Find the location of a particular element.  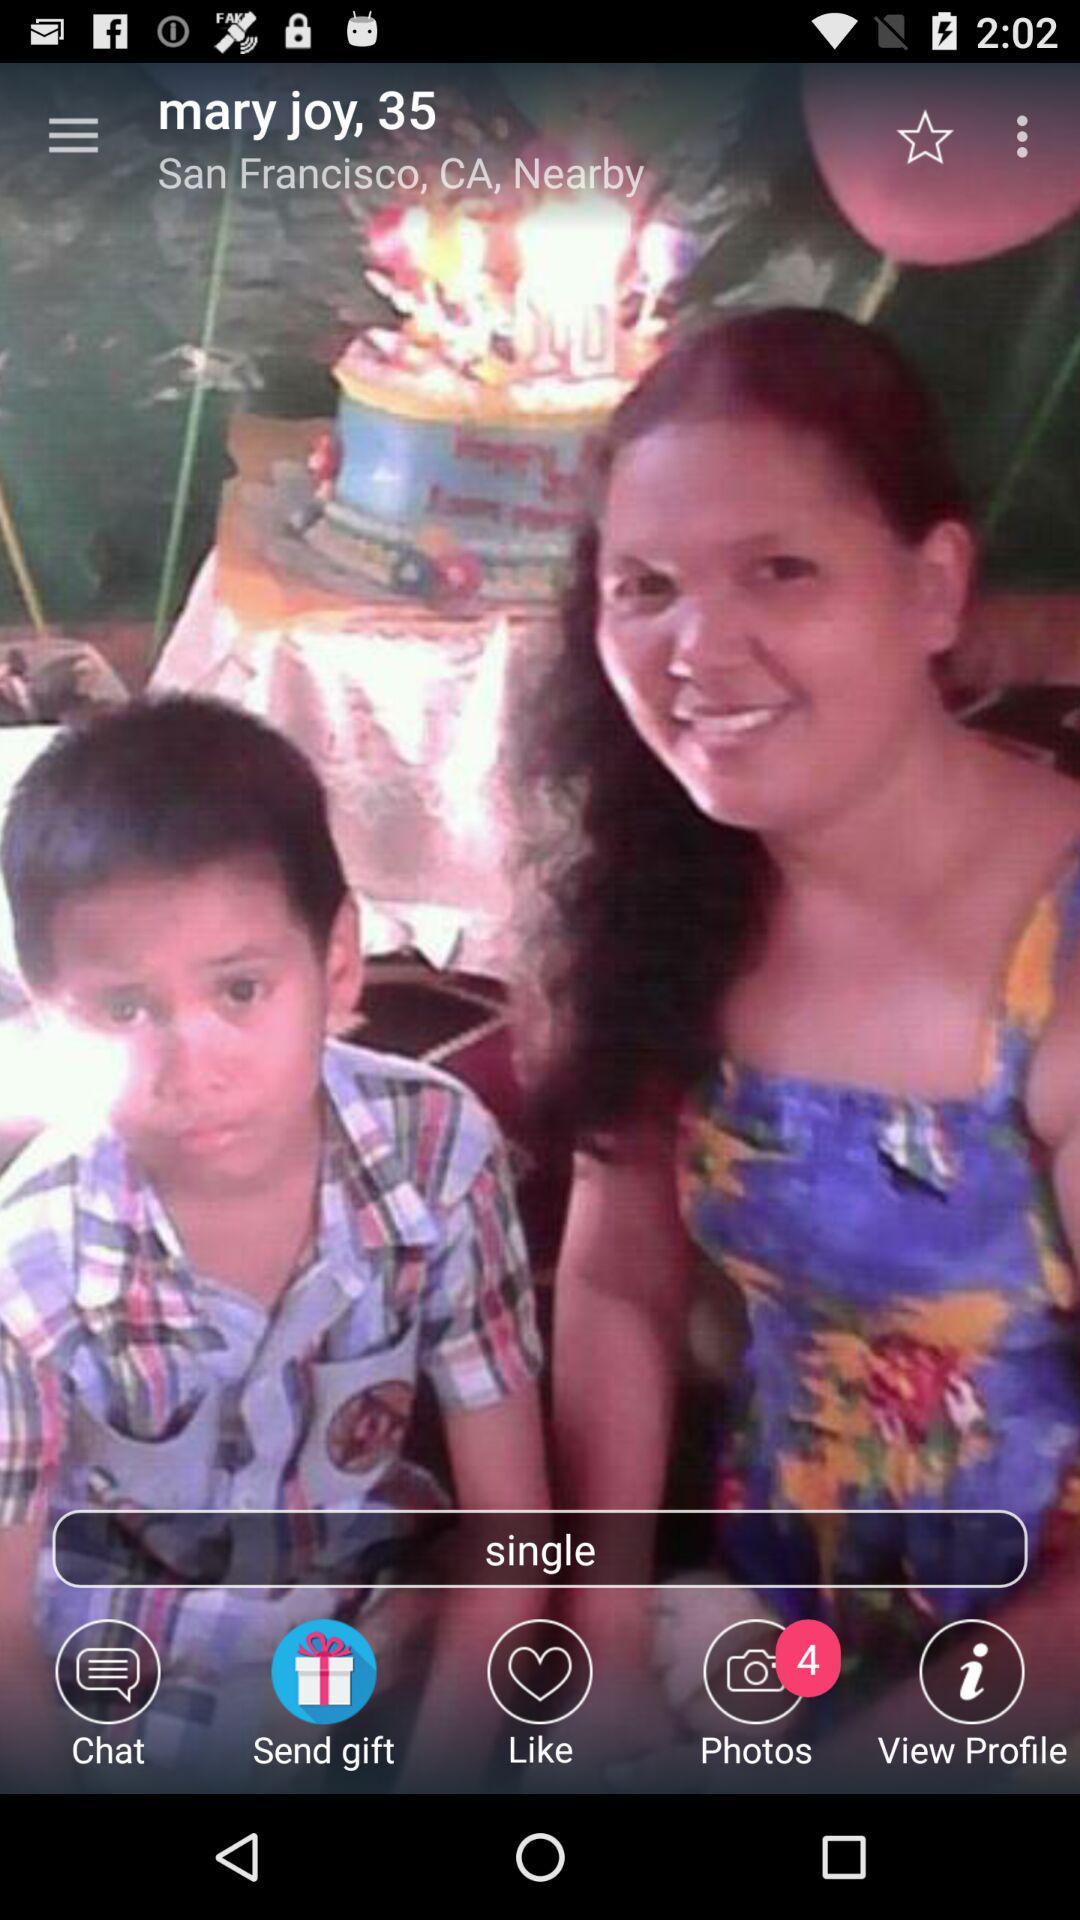

icon next to the like icon is located at coordinates (756, 1705).